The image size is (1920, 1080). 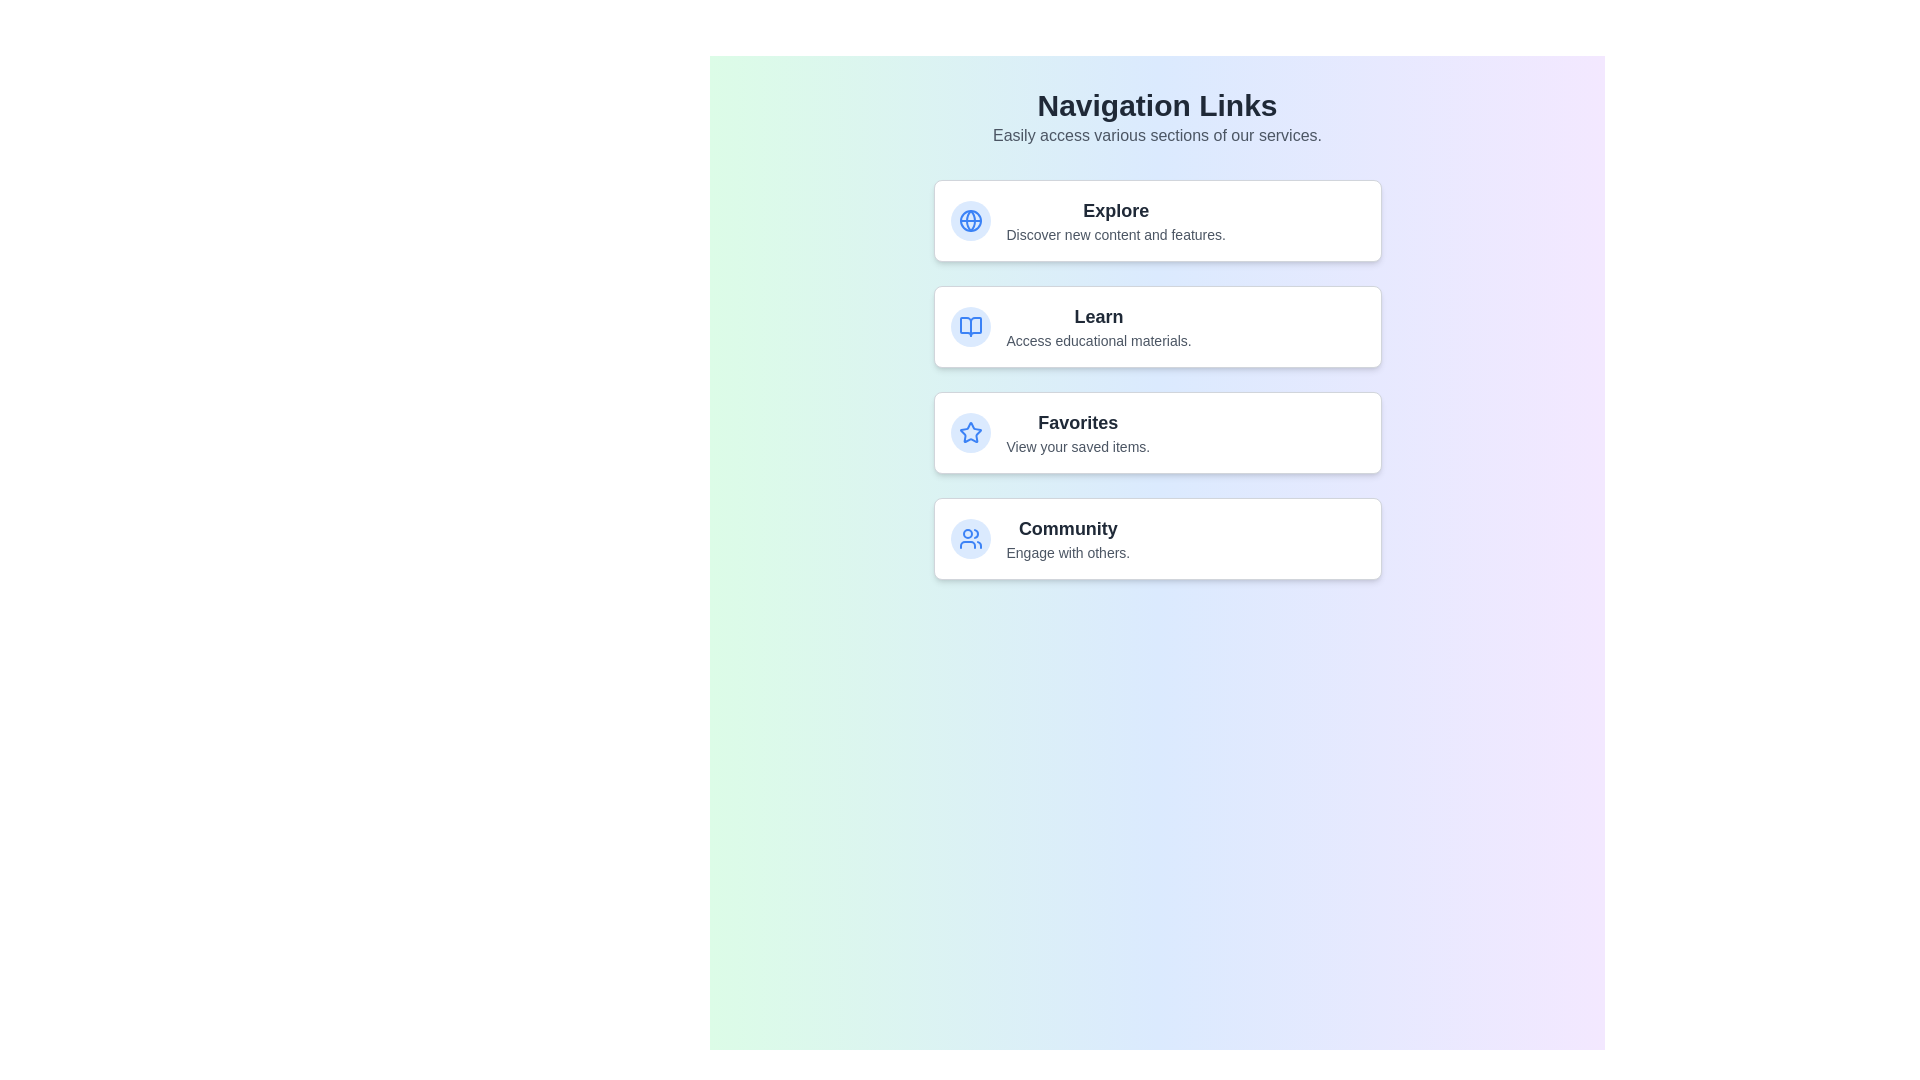 What do you see at coordinates (1157, 538) in the screenshot?
I see `the 'Community' card component, which is the fourth item in the grid of navigation links` at bounding box center [1157, 538].